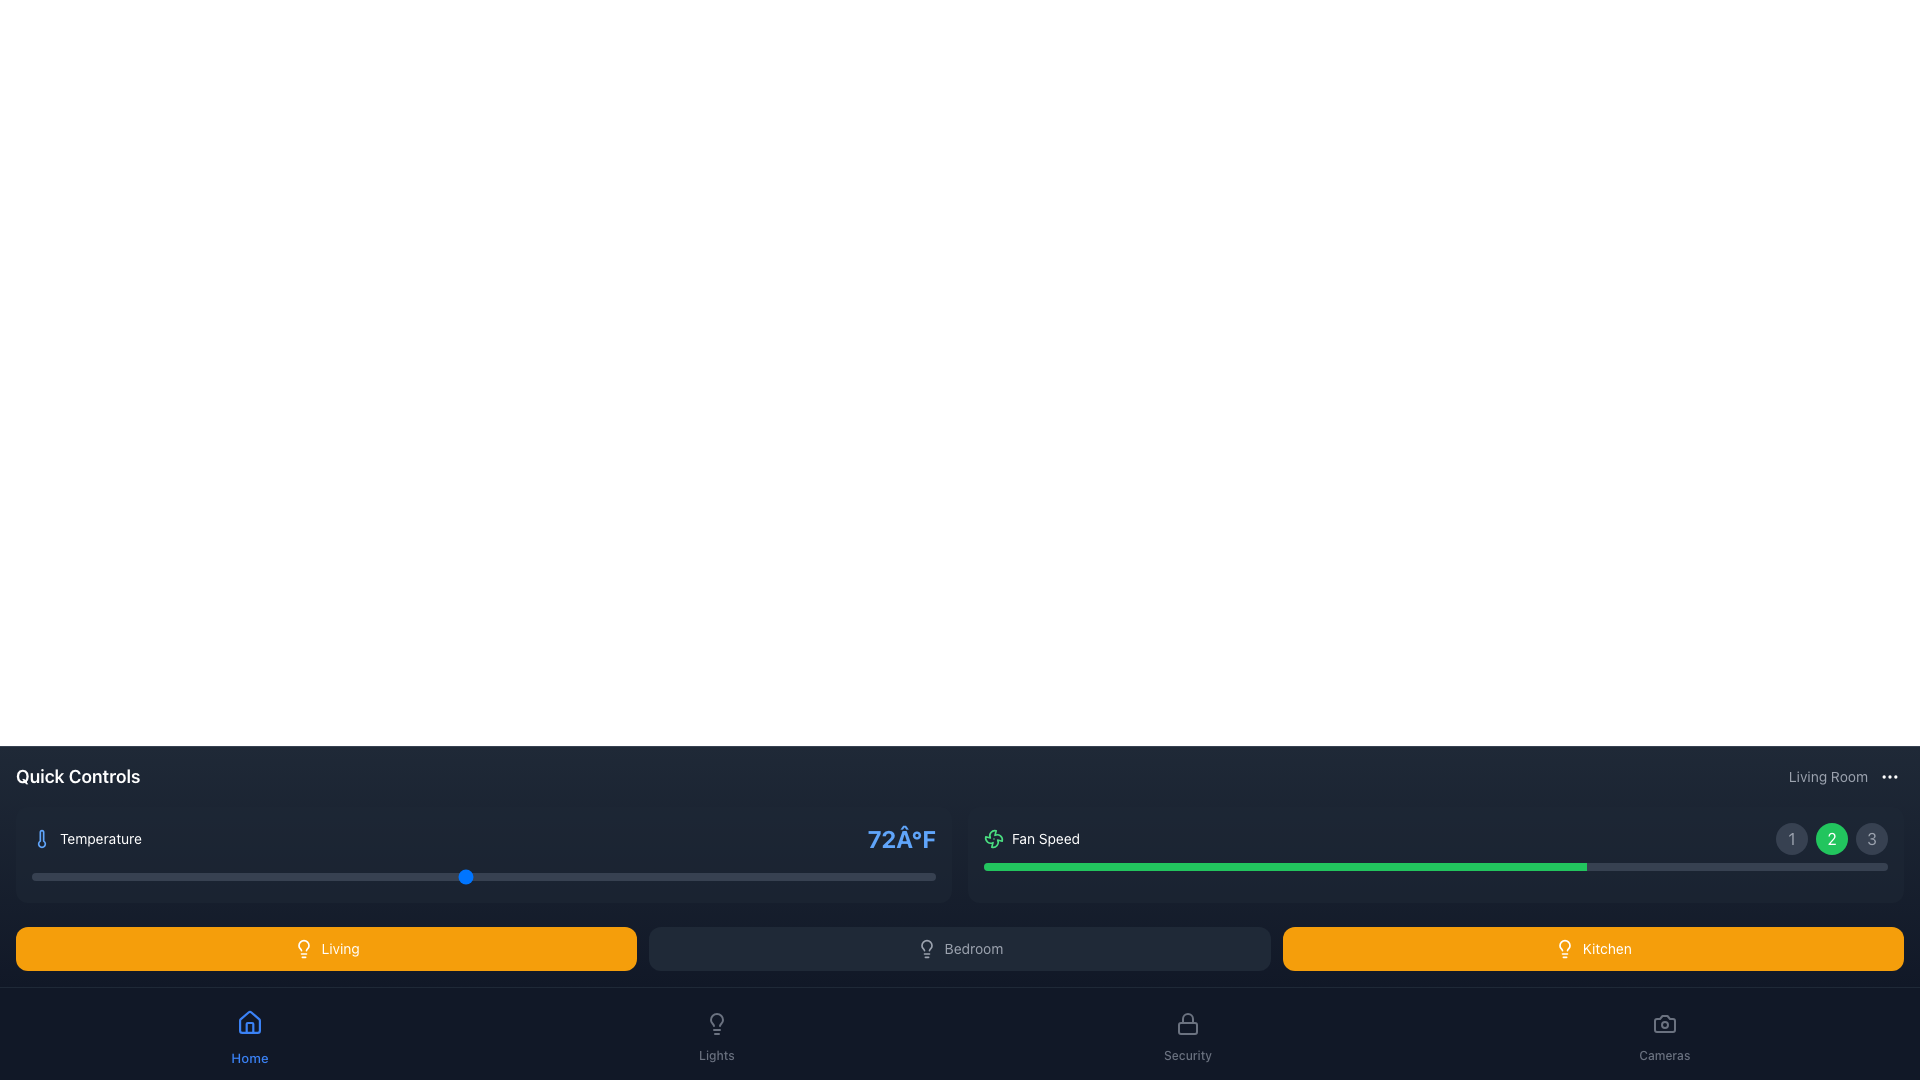 This screenshot has width=1920, height=1080. I want to click on the 'Living' button, which is a rectangular button with rounded corners, an orange background, a white lightbulb icon, and bold white text, so click(326, 947).